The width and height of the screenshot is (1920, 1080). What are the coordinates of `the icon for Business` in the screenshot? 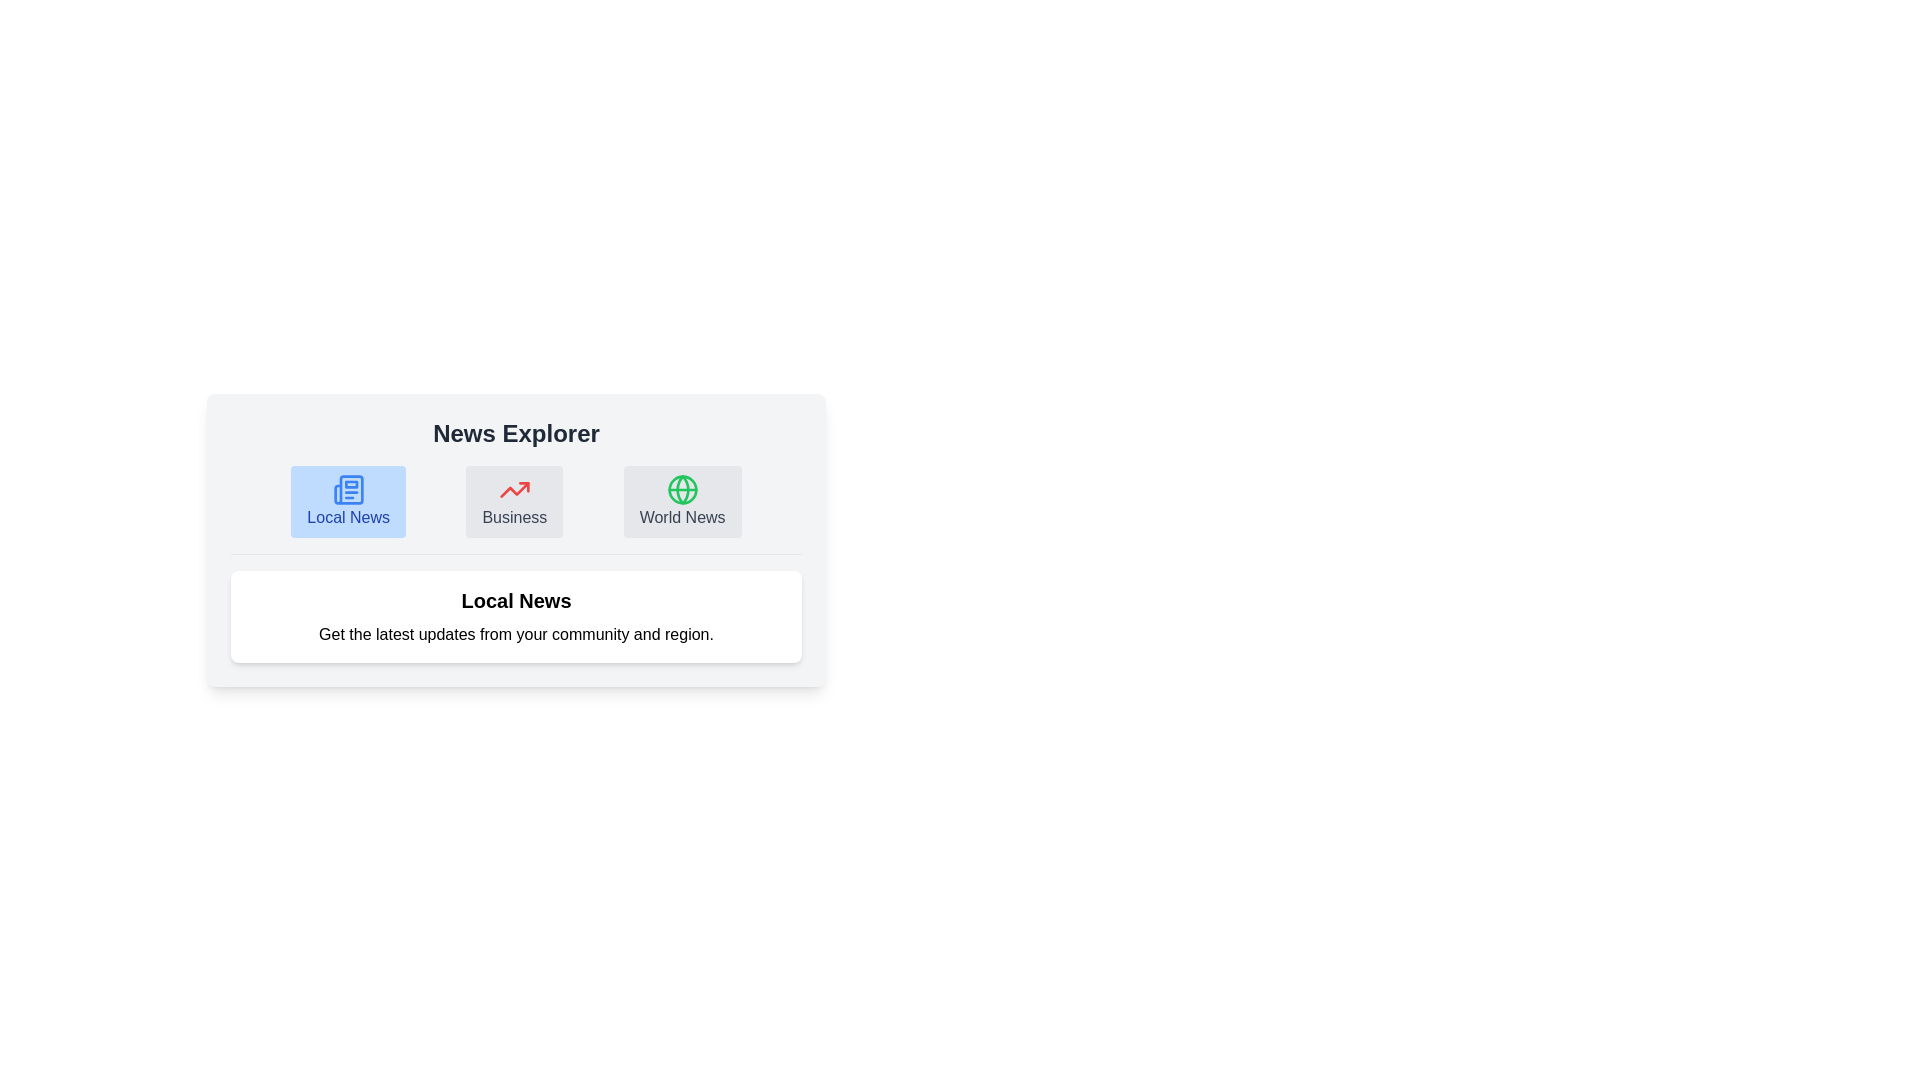 It's located at (514, 500).